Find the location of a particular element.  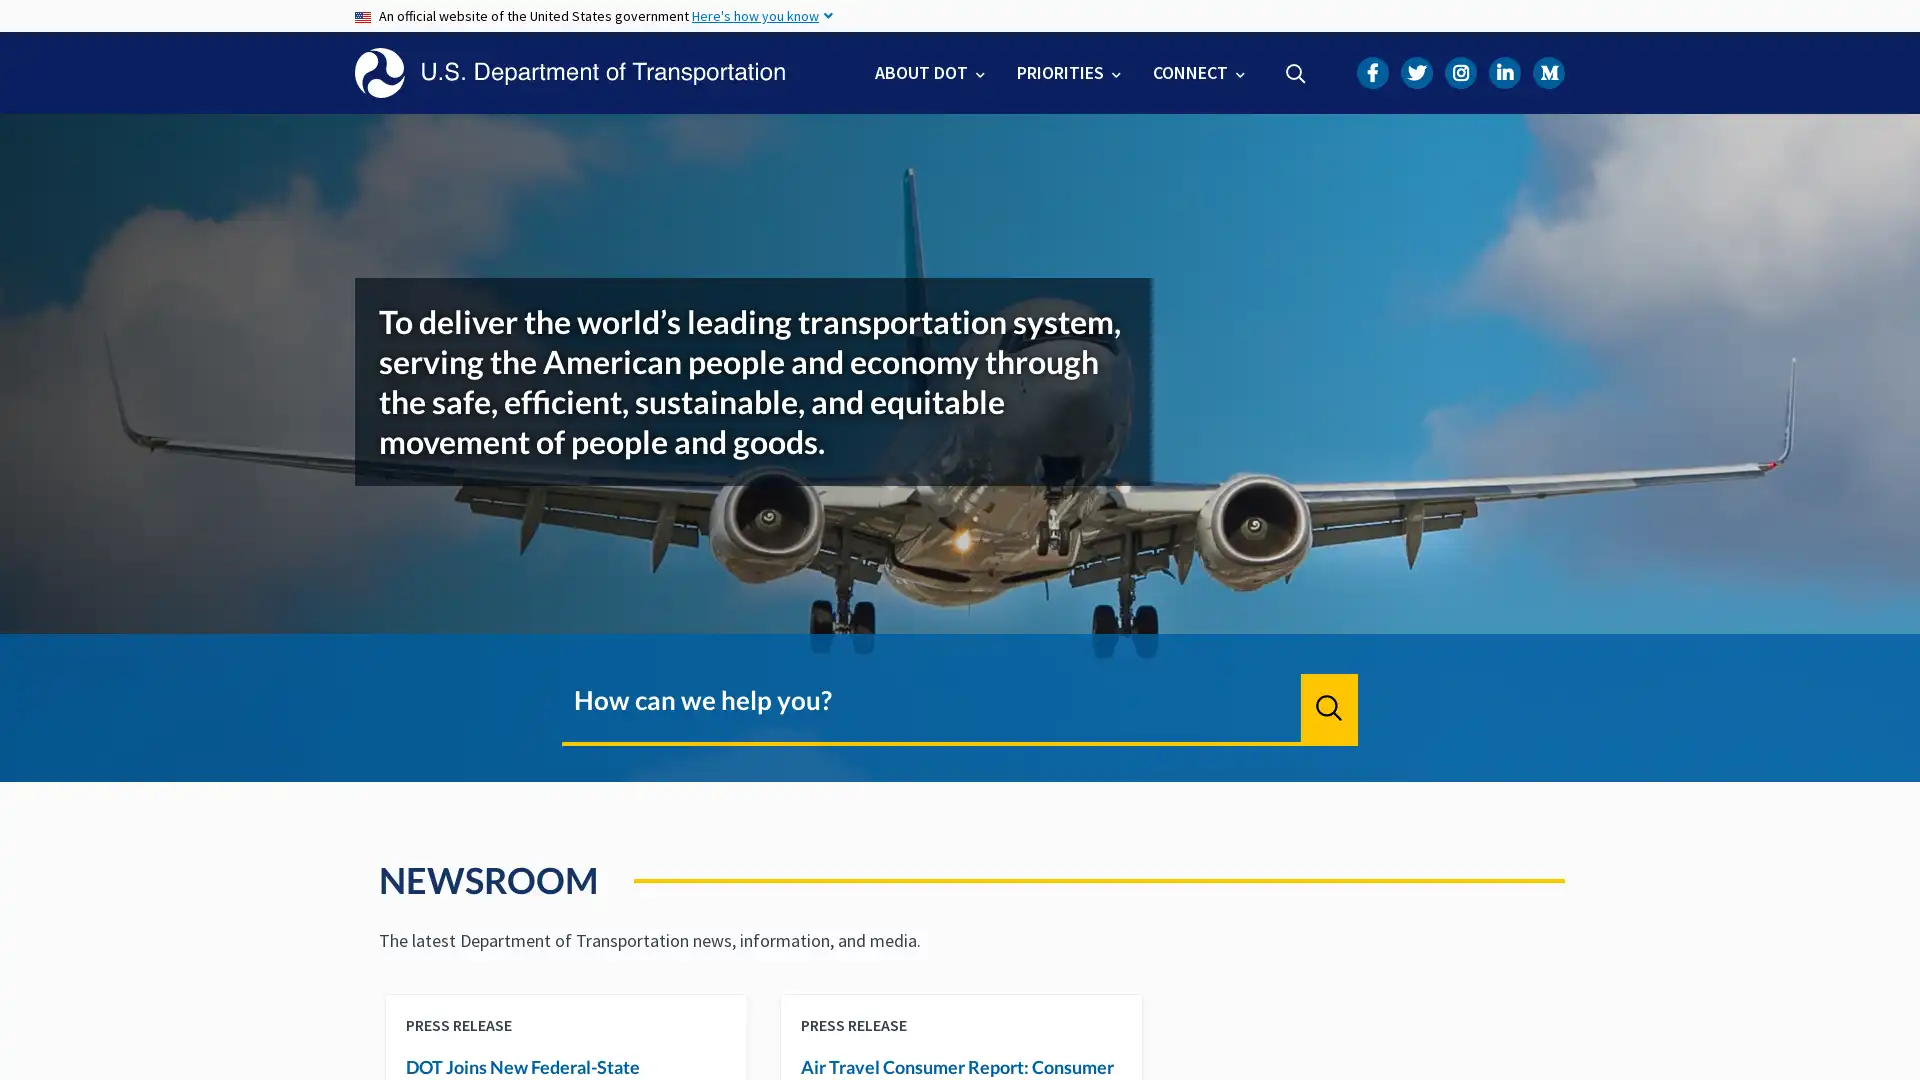

Search is located at coordinates (1329, 707).